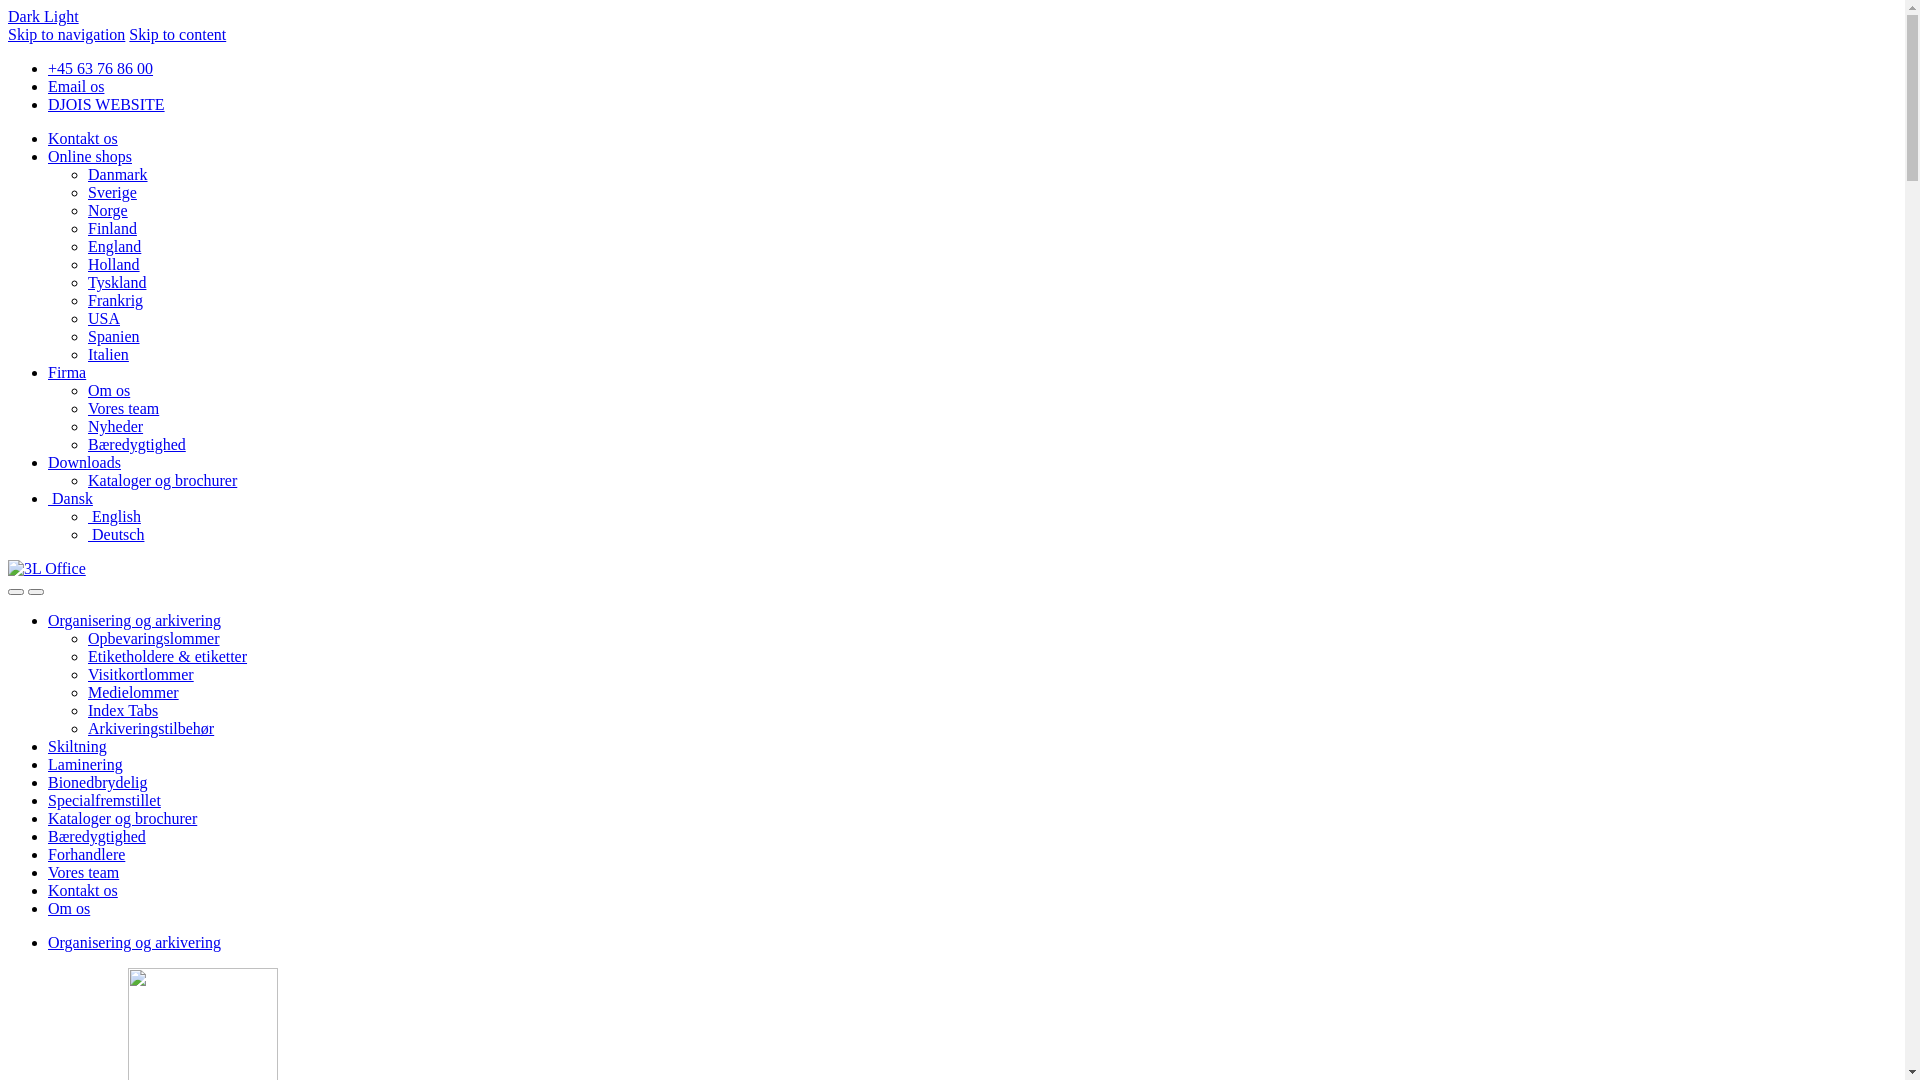  Describe the element at coordinates (132, 691) in the screenshot. I see `'Medielommer'` at that location.